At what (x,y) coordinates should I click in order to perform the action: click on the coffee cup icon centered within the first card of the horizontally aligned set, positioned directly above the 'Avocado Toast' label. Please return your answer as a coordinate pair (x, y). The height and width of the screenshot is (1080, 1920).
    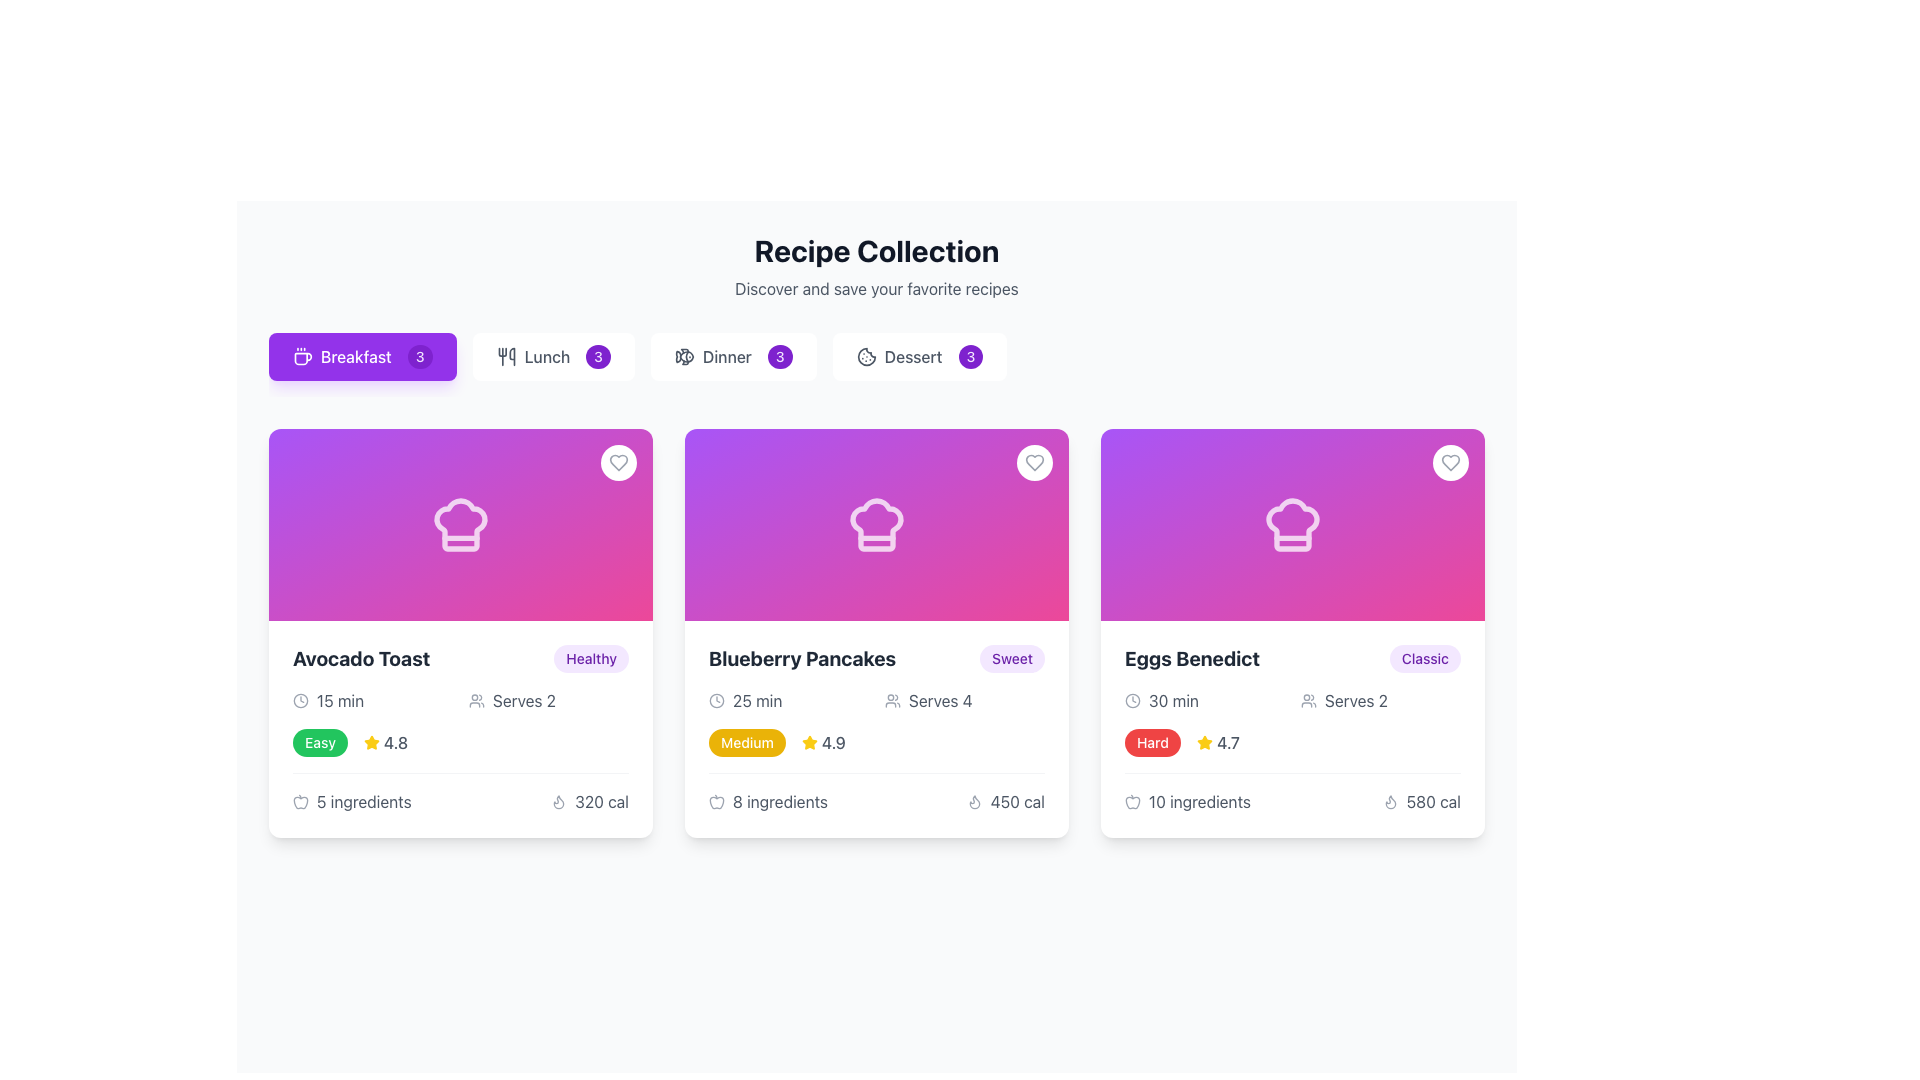
    Looking at the image, I should click on (302, 358).